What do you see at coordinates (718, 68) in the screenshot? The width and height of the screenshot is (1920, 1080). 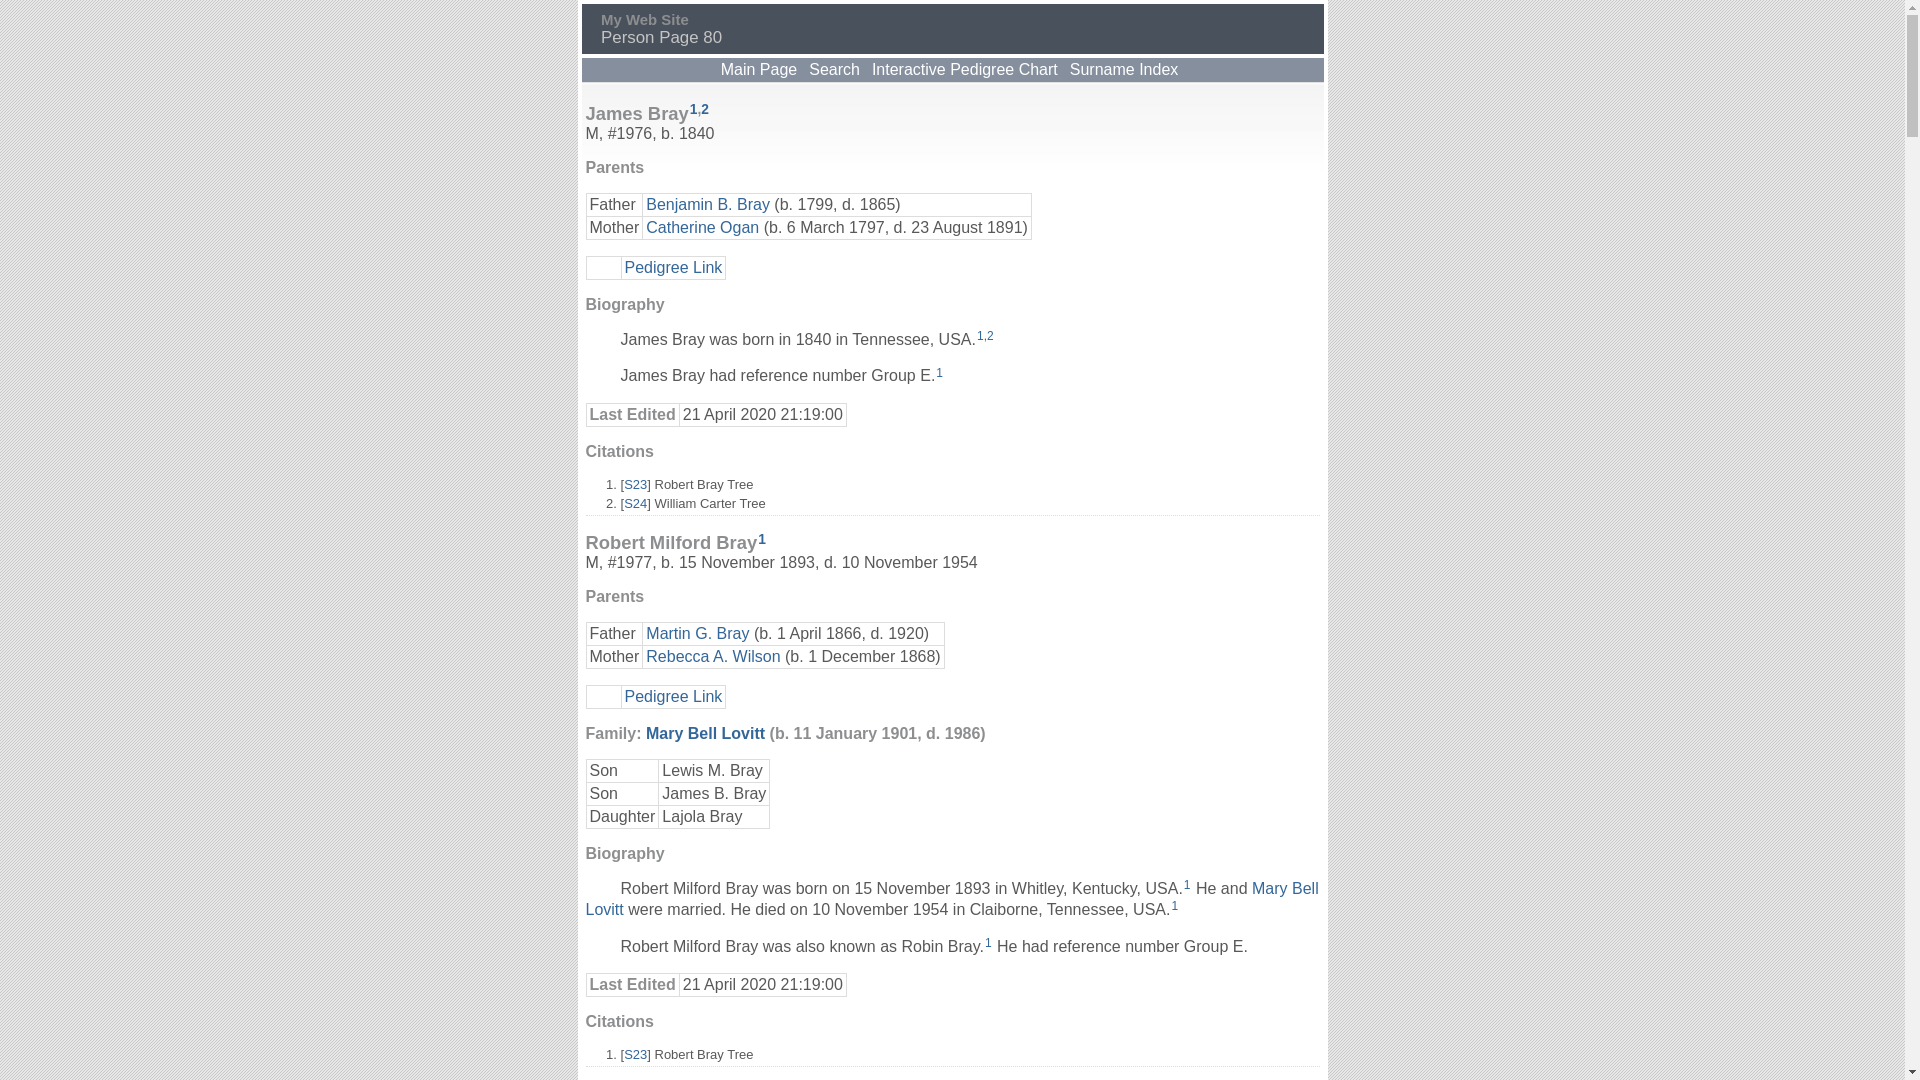 I see `'Main Page'` at bounding box center [718, 68].